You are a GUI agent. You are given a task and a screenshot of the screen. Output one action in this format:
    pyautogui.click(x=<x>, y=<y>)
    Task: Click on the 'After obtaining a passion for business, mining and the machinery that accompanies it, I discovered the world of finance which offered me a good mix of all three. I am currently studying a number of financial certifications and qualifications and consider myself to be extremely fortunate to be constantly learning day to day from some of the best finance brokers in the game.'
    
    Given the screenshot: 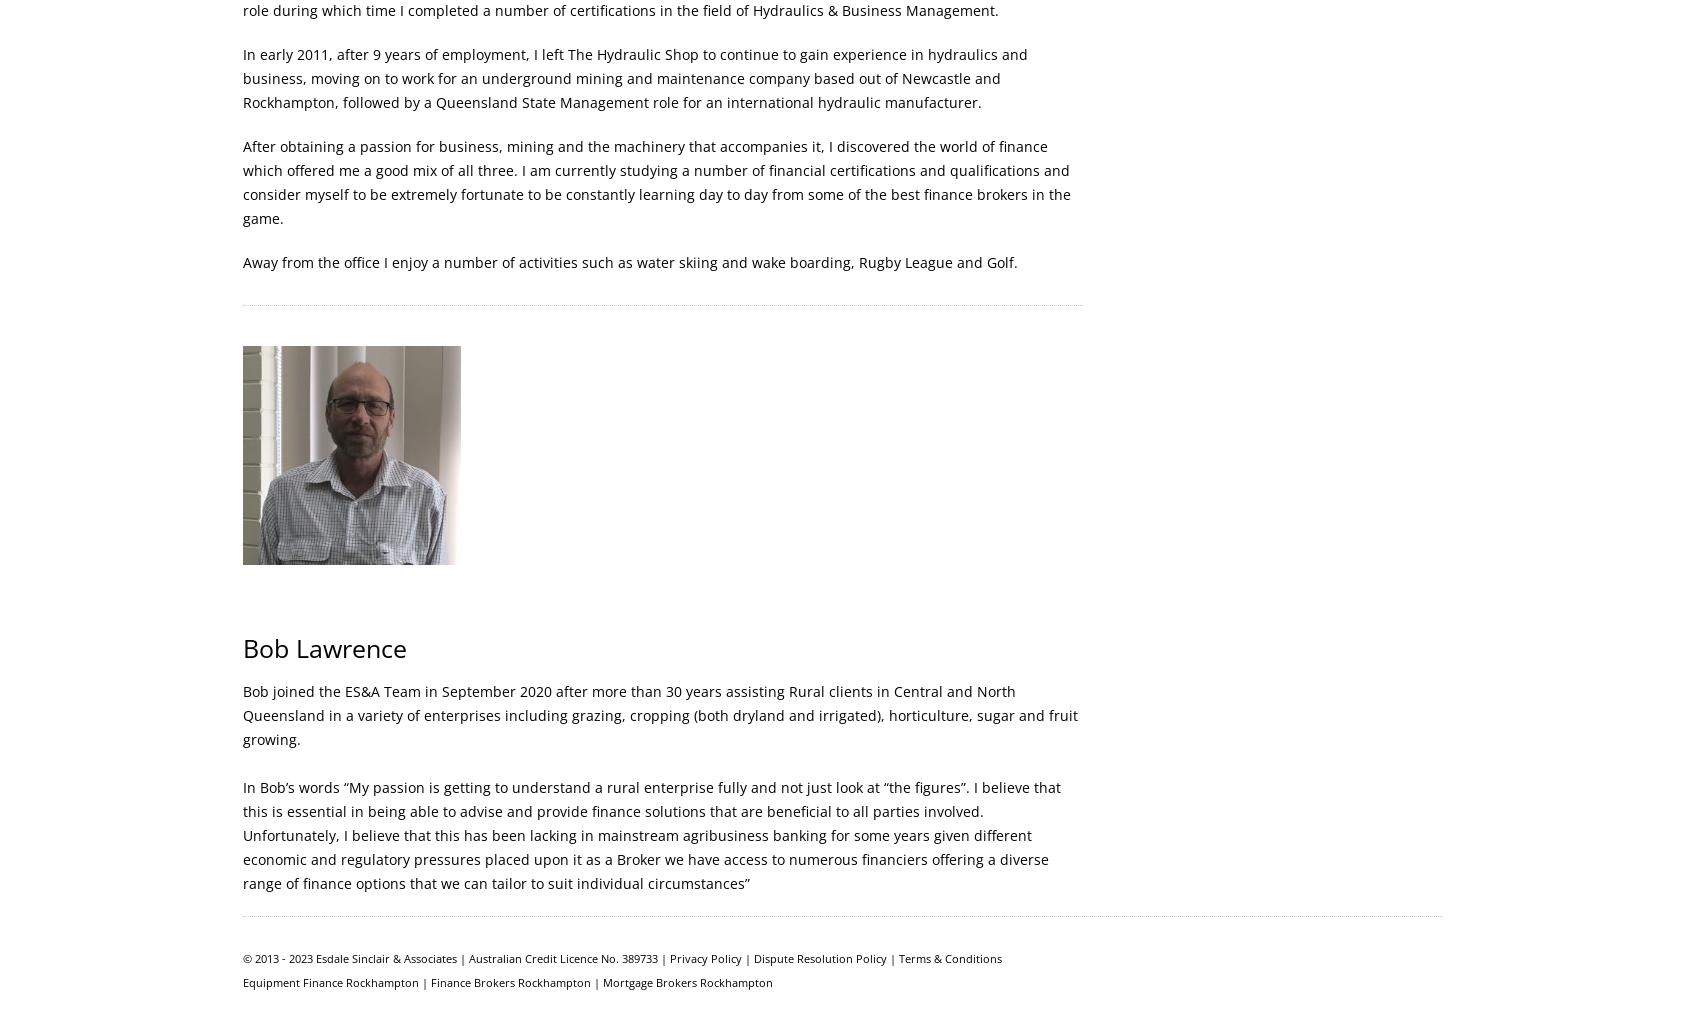 What is the action you would take?
    pyautogui.click(x=656, y=181)
    